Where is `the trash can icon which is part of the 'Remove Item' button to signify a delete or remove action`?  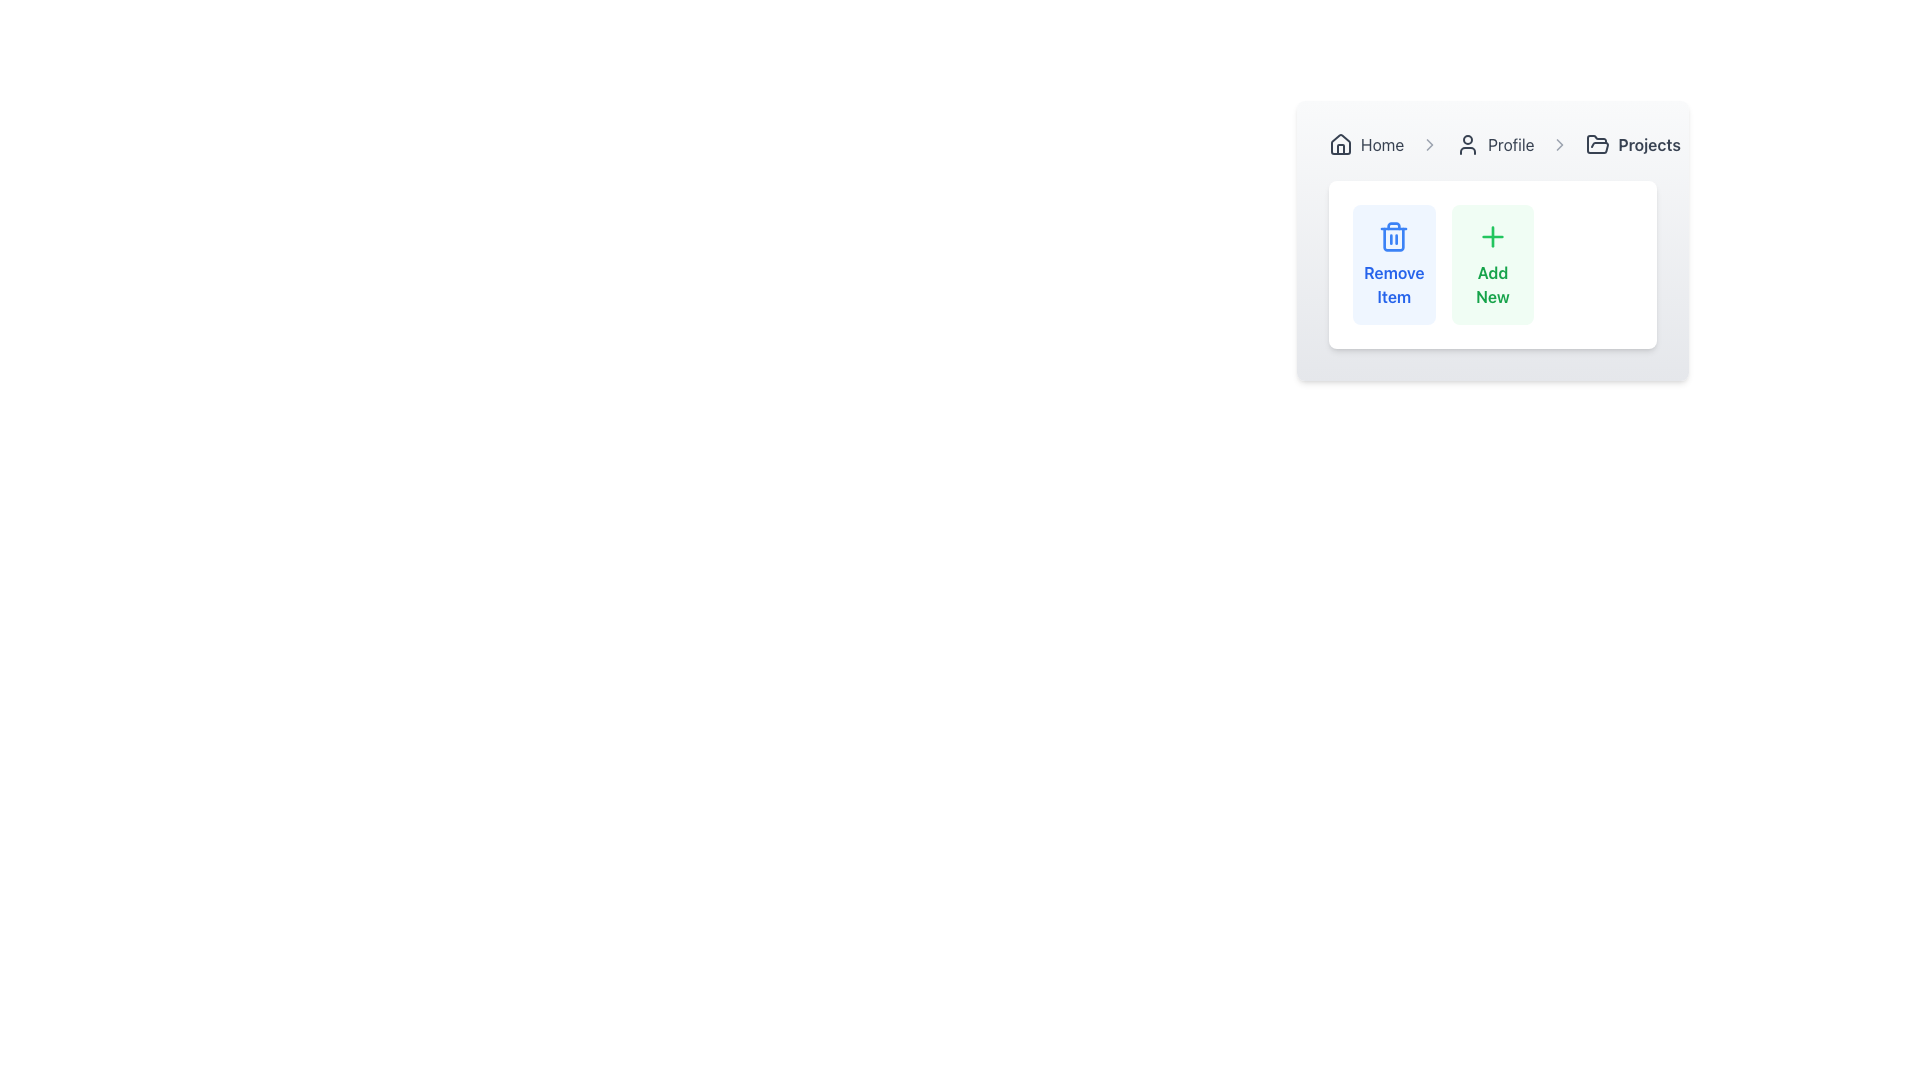 the trash can icon which is part of the 'Remove Item' button to signify a delete or remove action is located at coordinates (1392, 238).